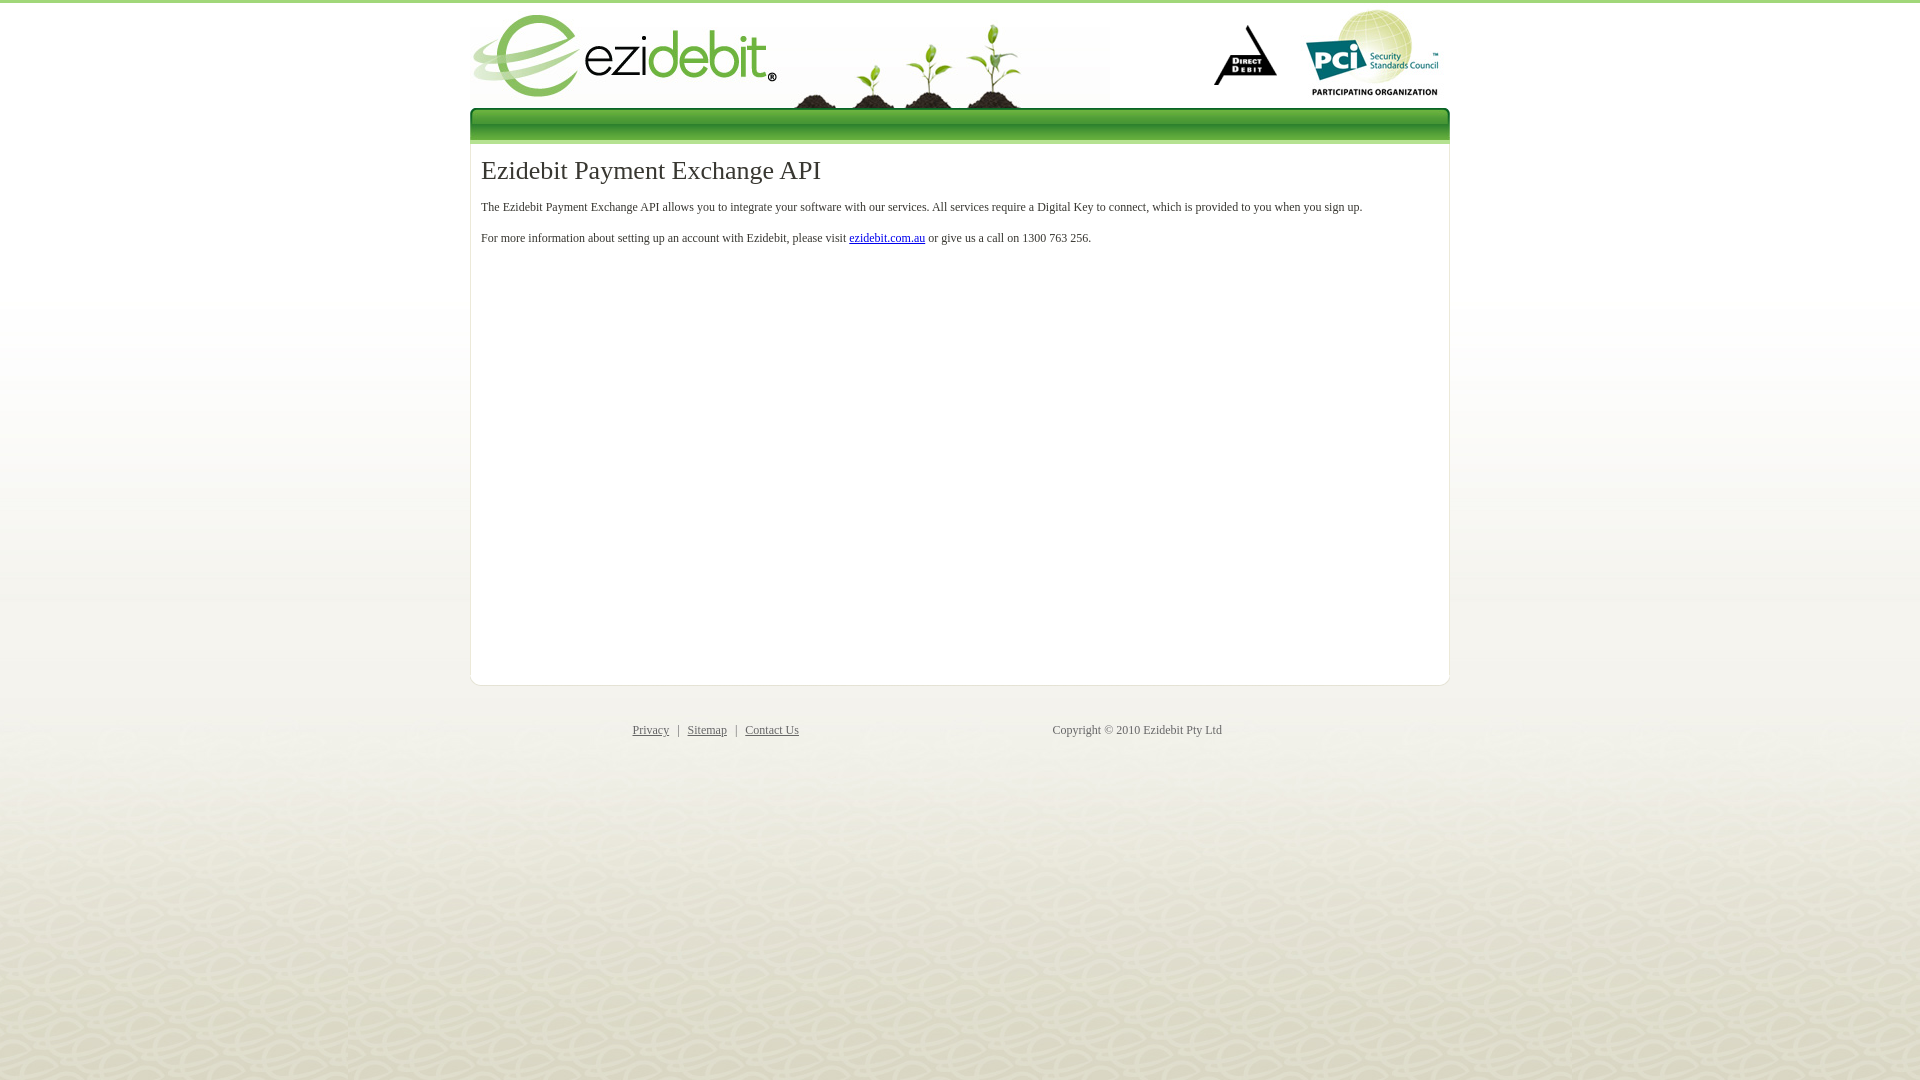 This screenshot has height=1080, width=1920. What do you see at coordinates (771, 729) in the screenshot?
I see `'Contact Us'` at bounding box center [771, 729].